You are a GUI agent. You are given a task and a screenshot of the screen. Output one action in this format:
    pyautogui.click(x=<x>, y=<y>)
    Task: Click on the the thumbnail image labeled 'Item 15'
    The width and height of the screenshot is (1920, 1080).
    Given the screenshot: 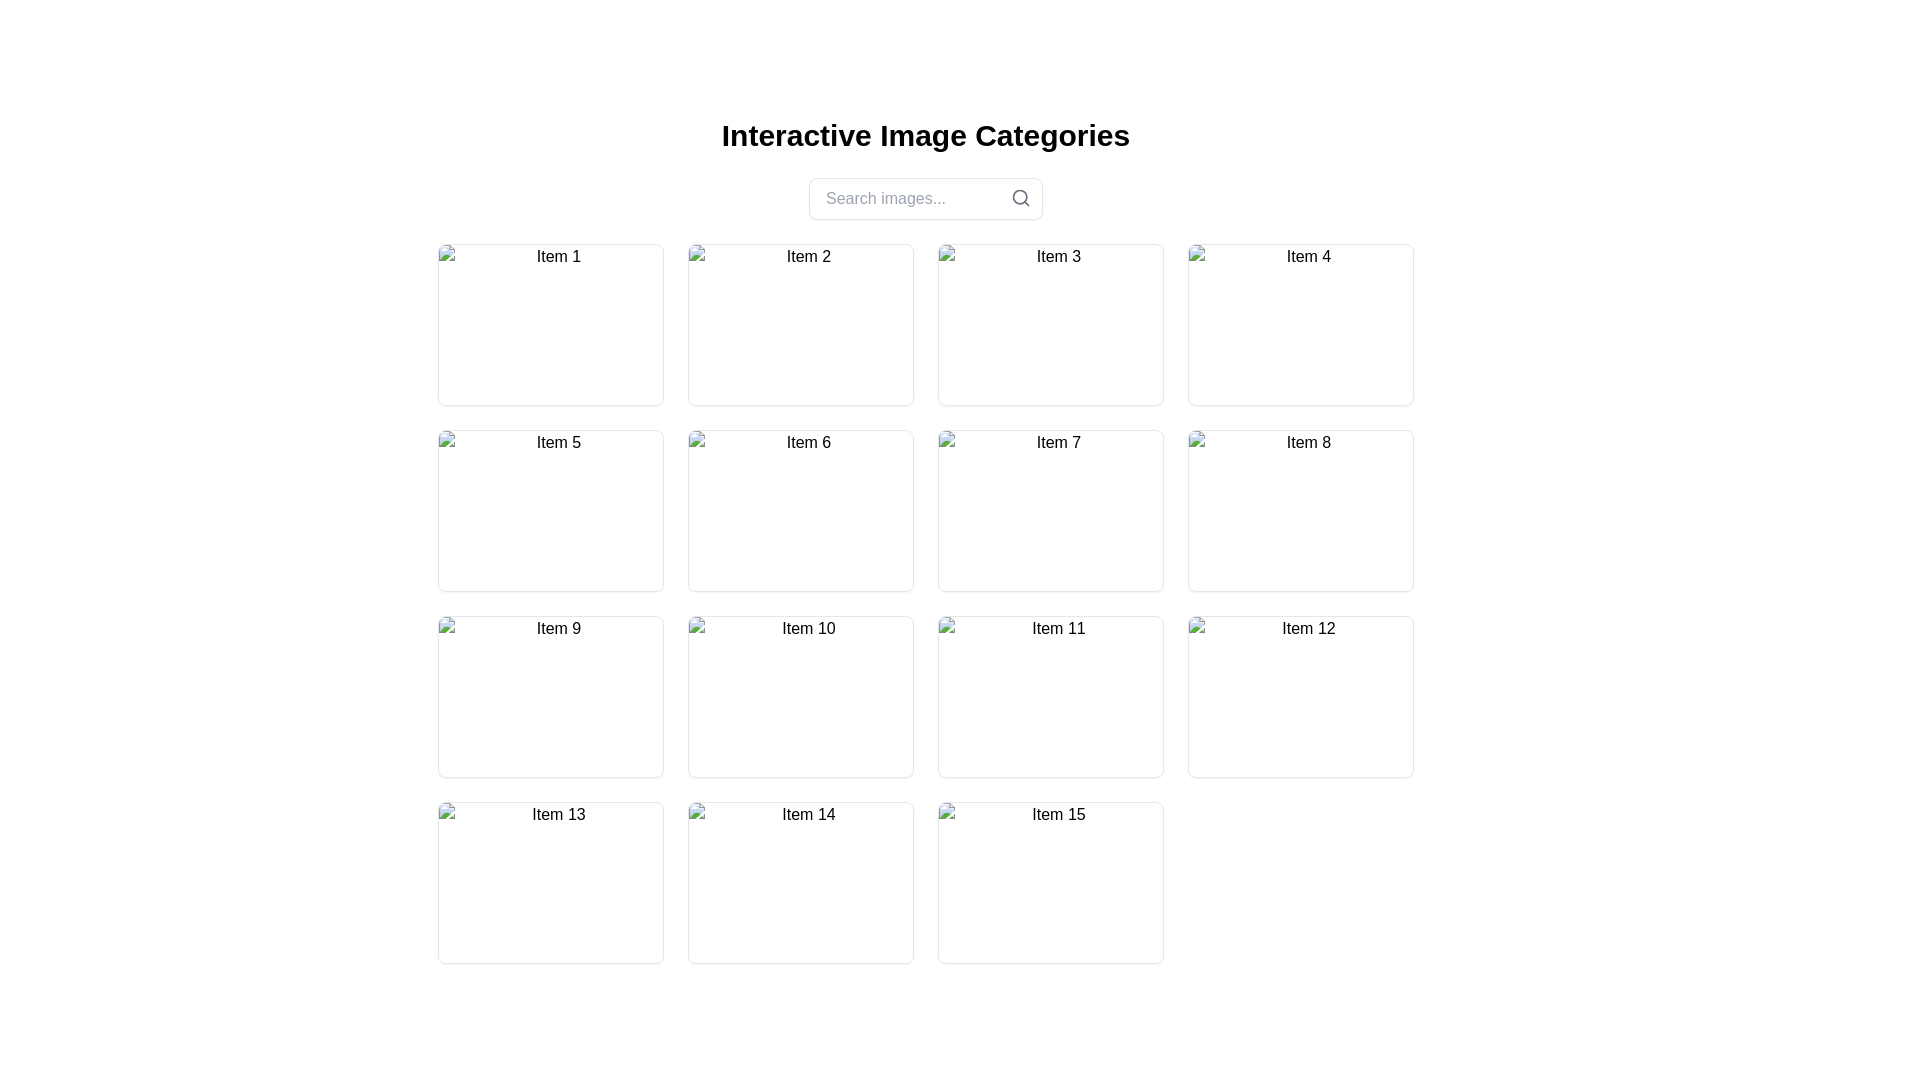 What is the action you would take?
    pyautogui.click(x=1050, y=882)
    